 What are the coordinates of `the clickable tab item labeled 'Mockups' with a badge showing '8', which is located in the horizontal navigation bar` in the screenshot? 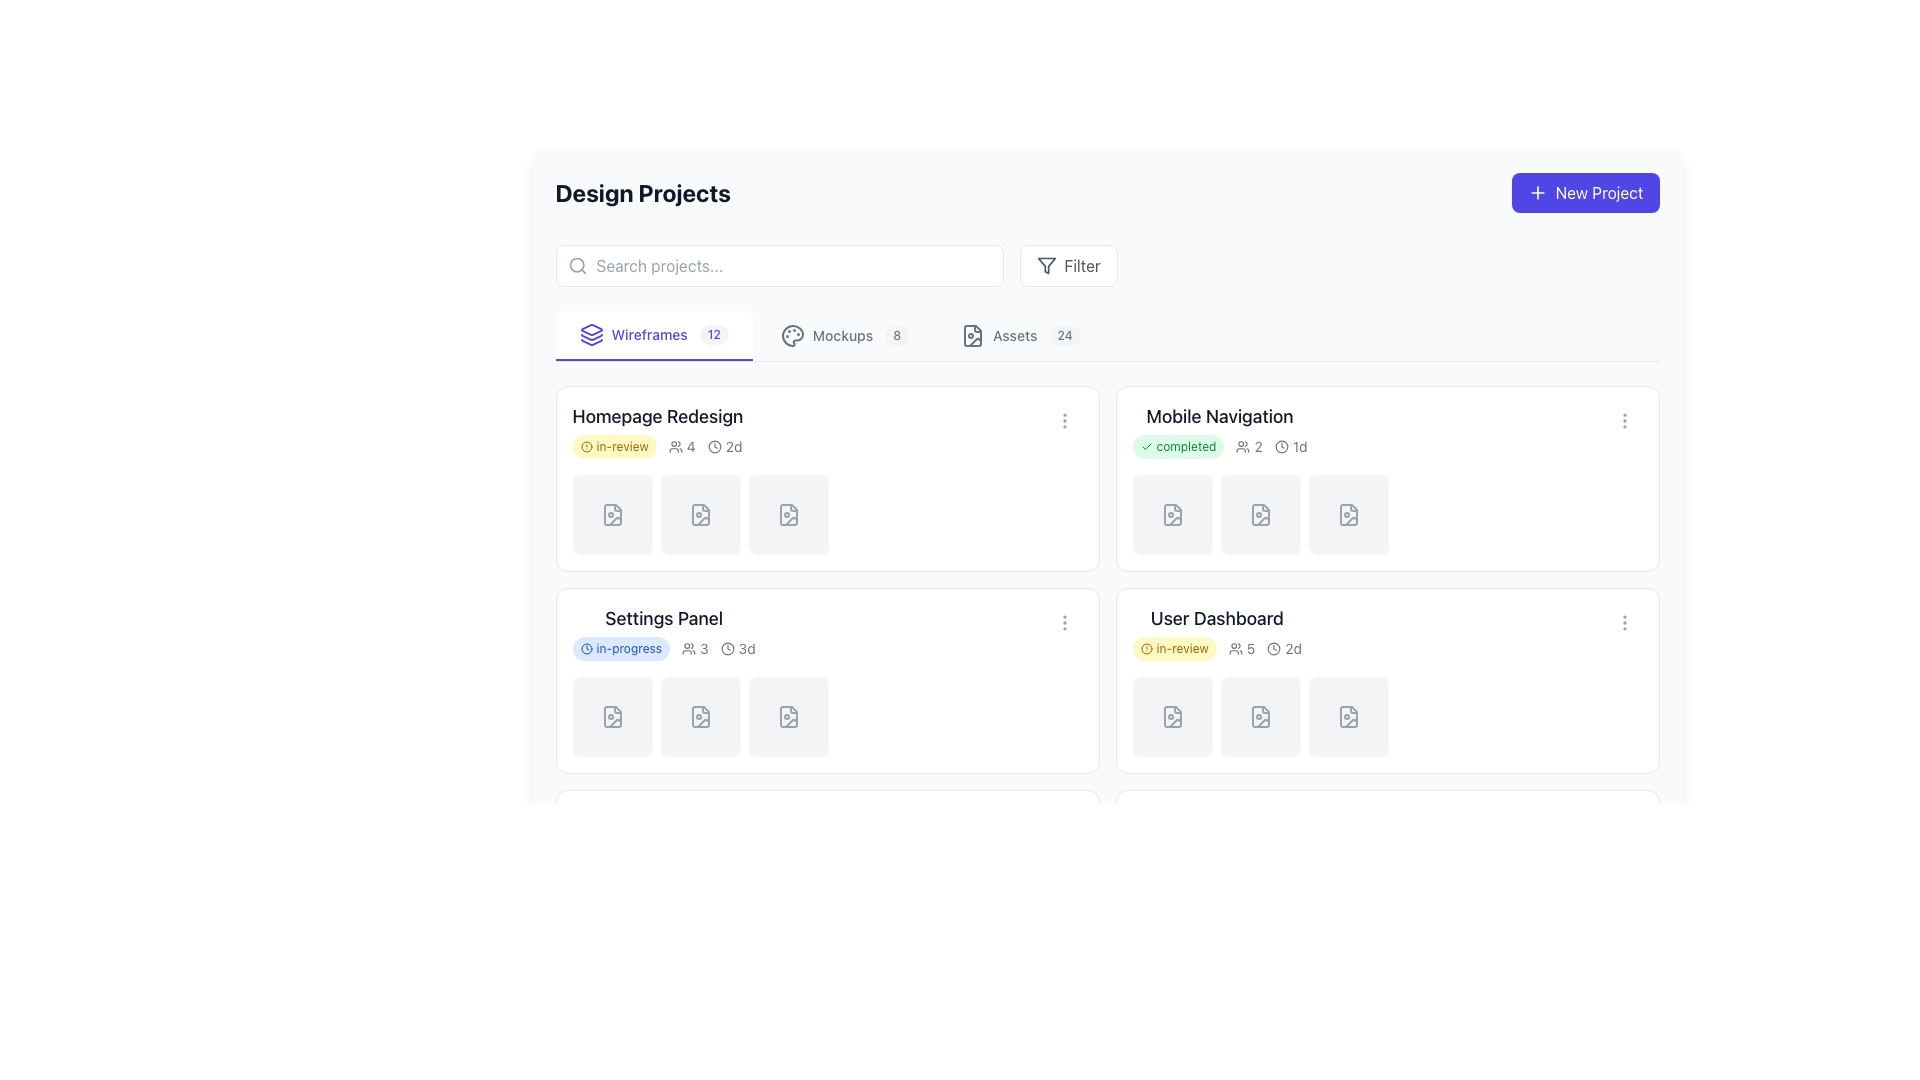 It's located at (844, 334).